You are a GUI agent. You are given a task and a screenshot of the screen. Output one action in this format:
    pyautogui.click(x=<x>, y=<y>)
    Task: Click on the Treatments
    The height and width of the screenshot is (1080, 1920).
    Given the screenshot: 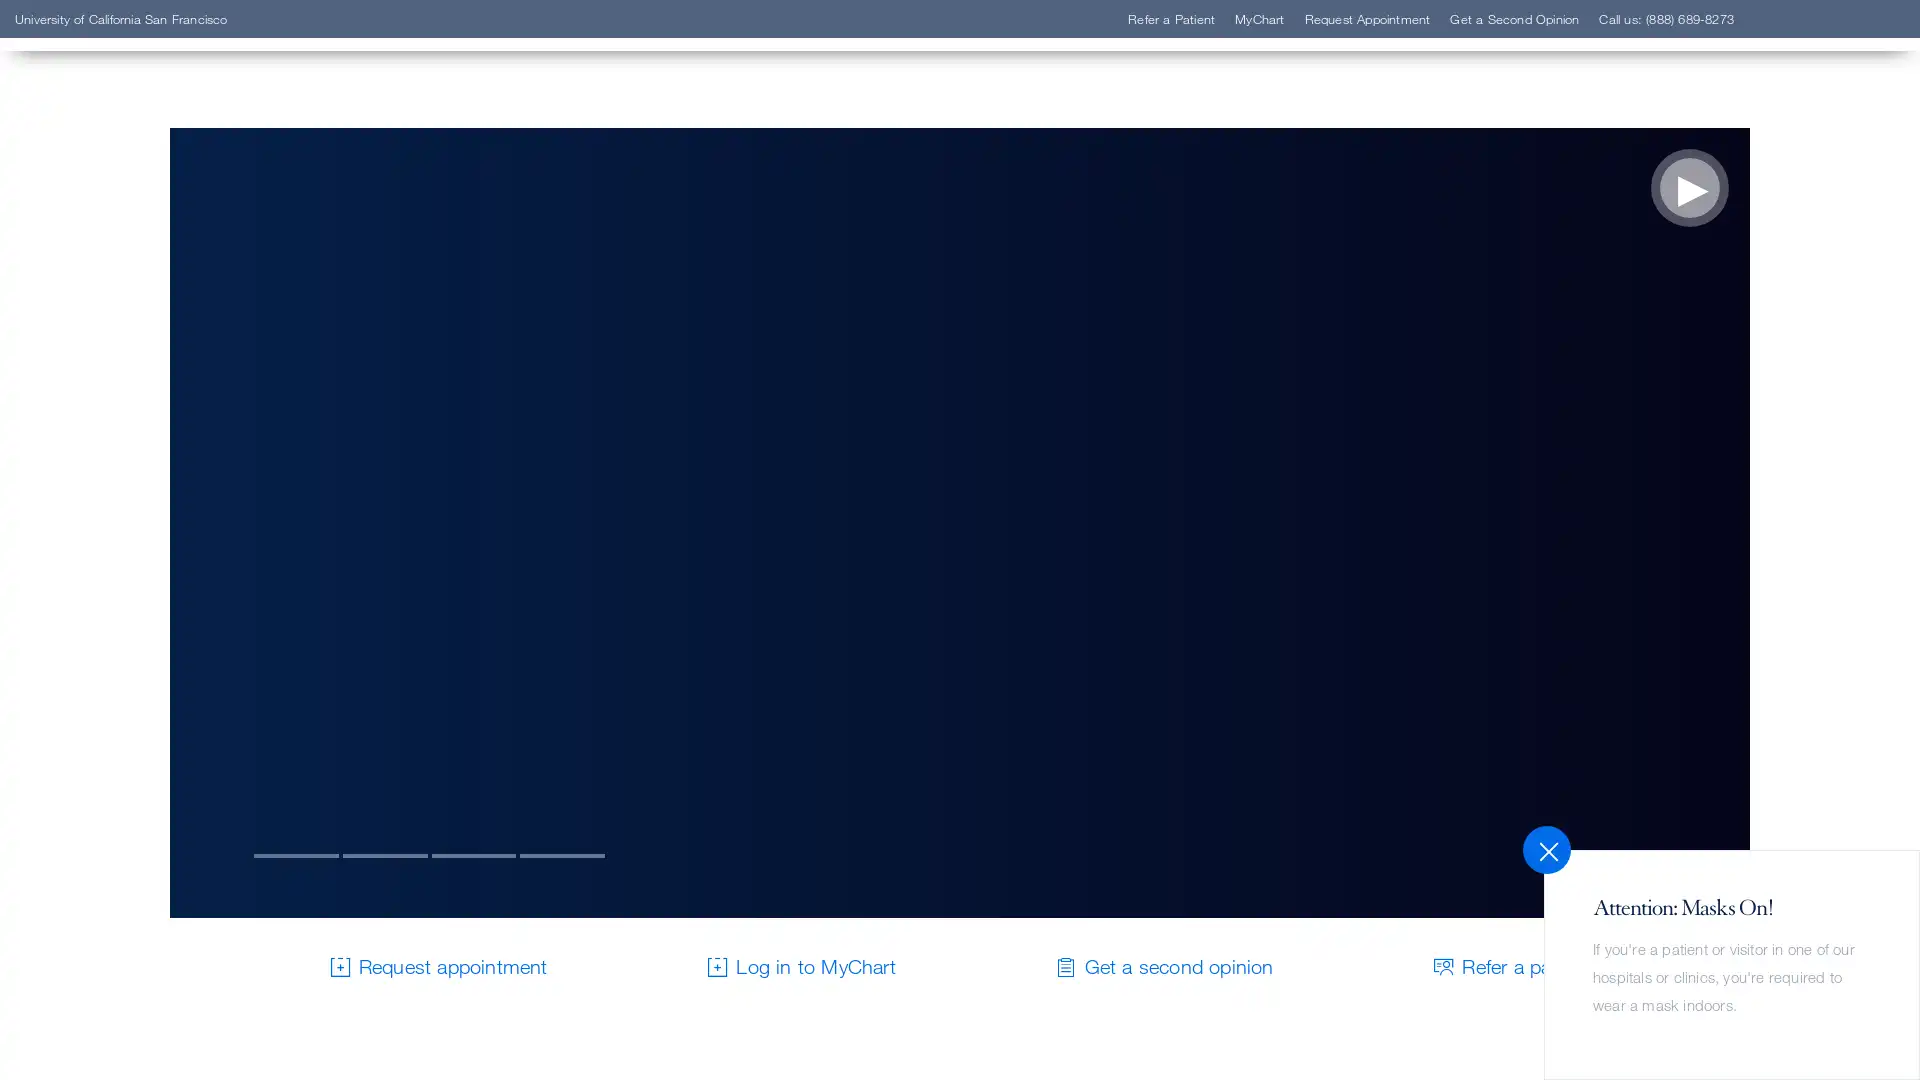 What is the action you would take?
    pyautogui.click(x=127, y=414)
    